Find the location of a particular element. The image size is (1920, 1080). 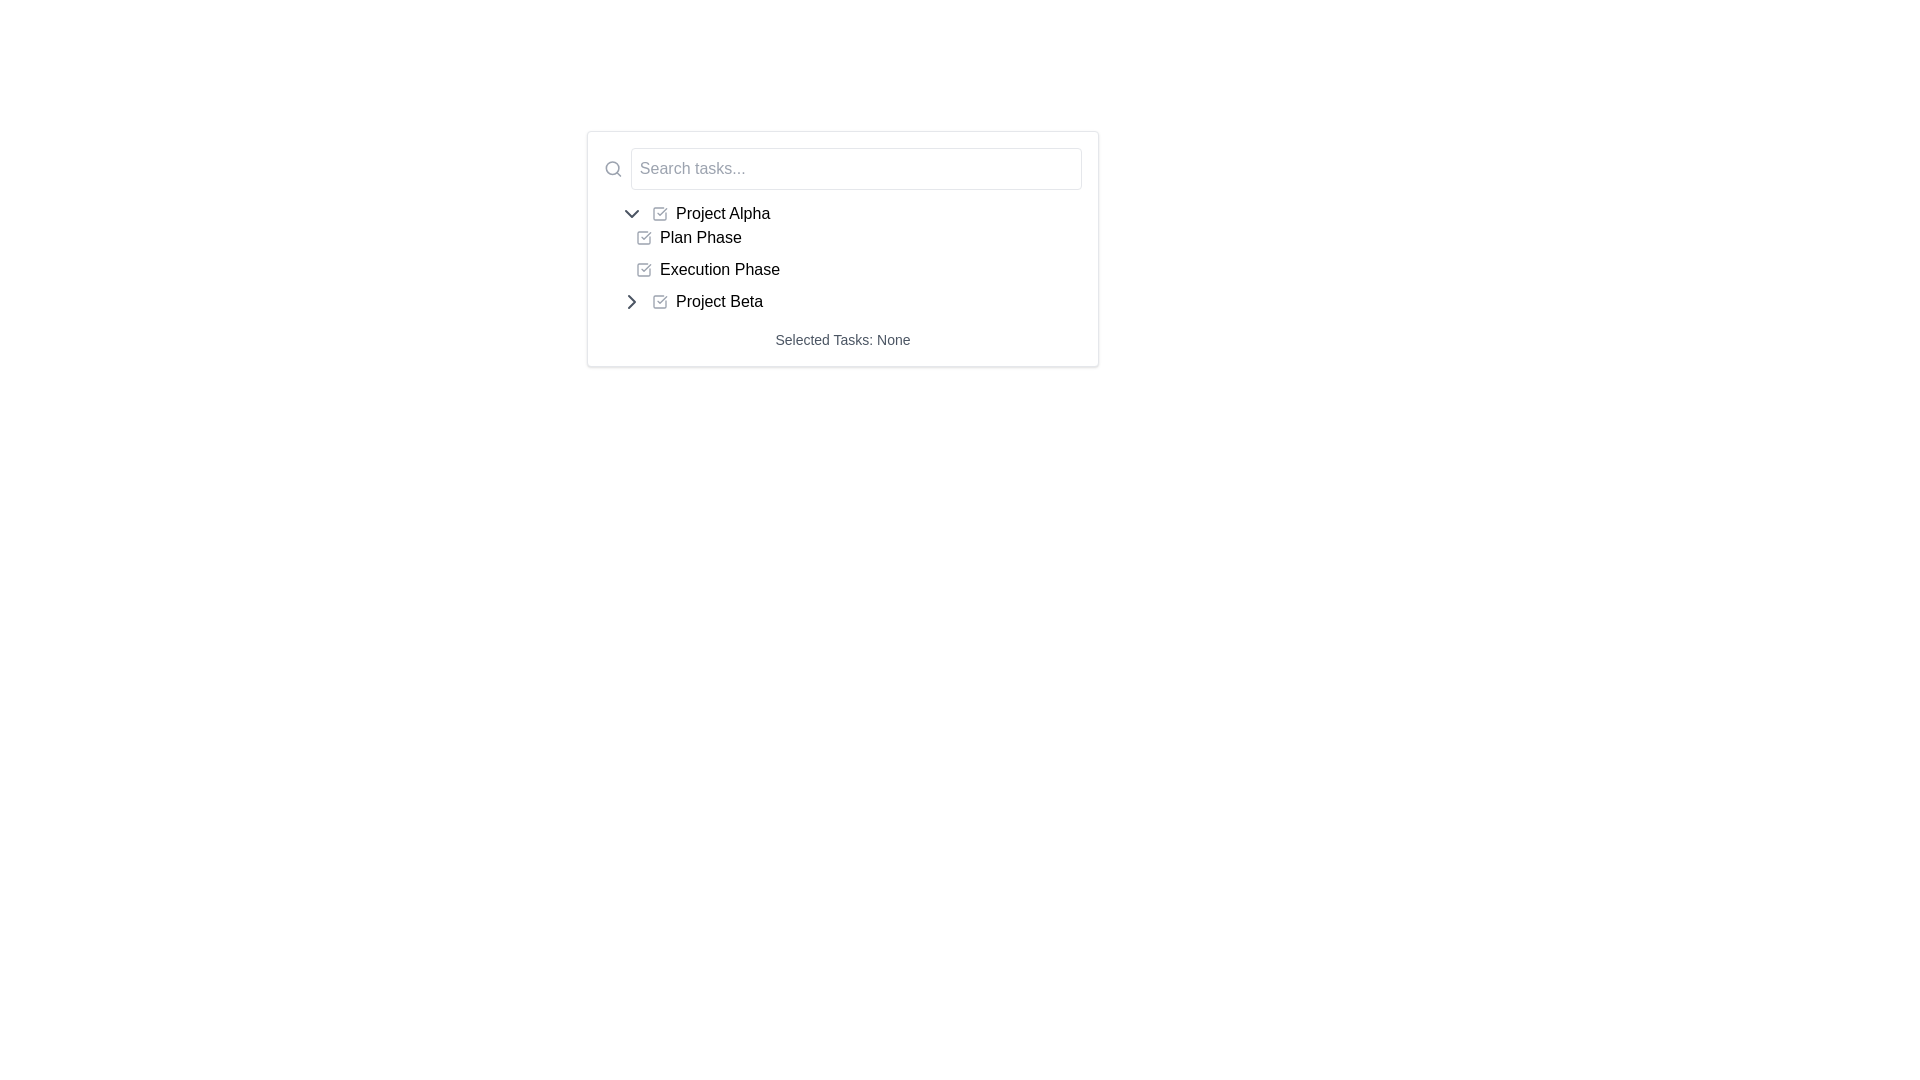

the Checkbox-like graphical element with a checkmark inside, located to the left of the 'Project Alpha' text in the task management interface is located at coordinates (660, 213).